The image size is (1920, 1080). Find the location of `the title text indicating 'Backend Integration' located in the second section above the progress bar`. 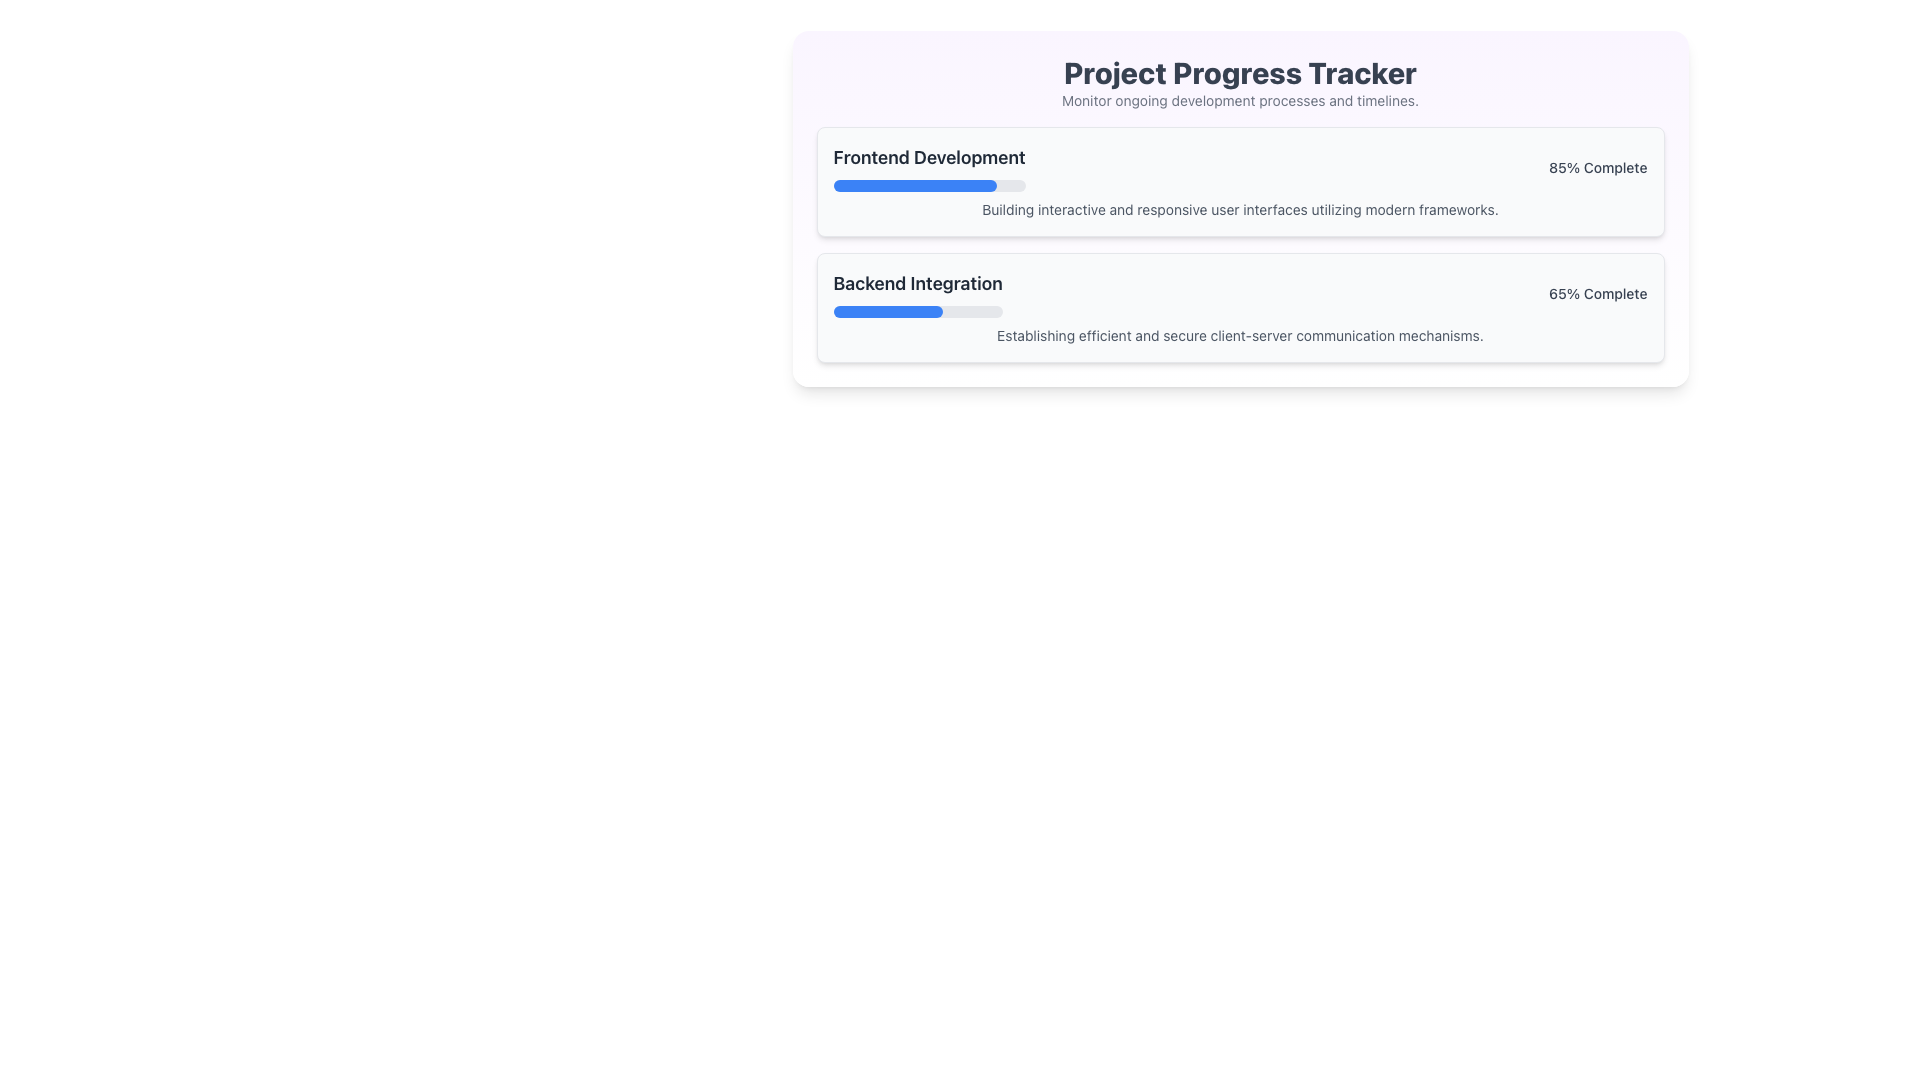

the title text indicating 'Backend Integration' located in the second section above the progress bar is located at coordinates (917, 284).